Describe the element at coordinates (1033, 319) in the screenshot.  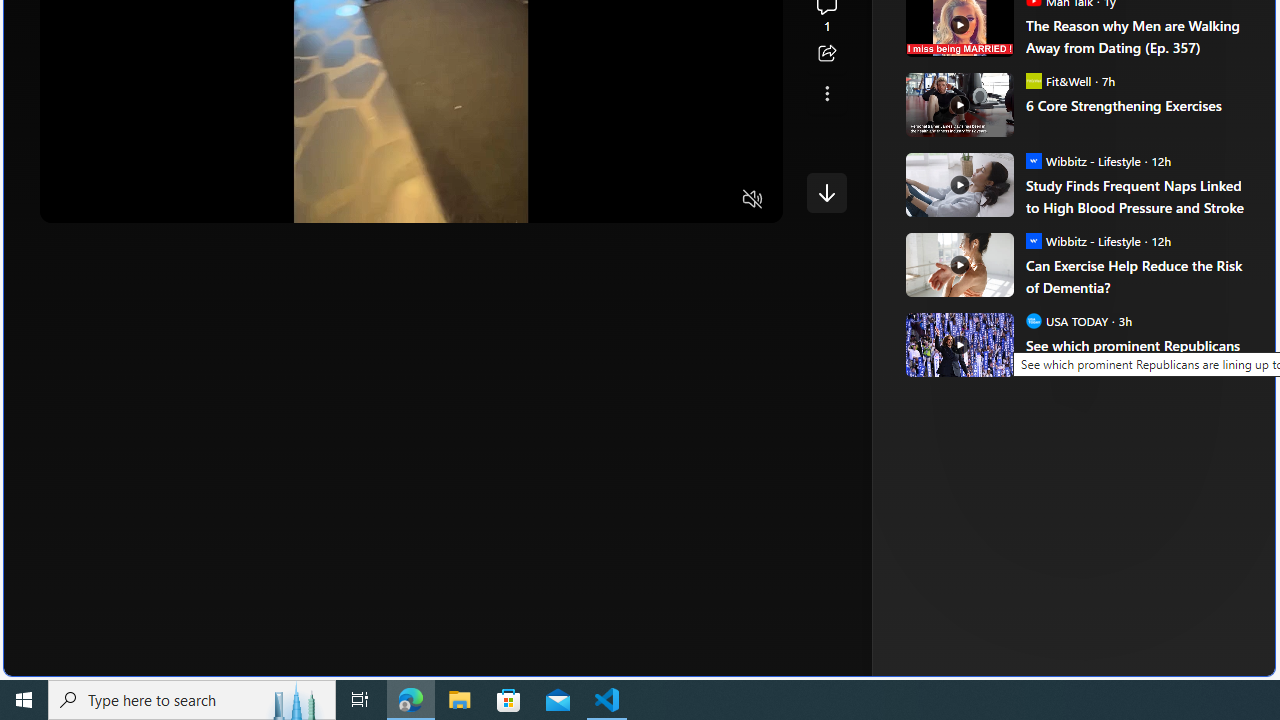
I see `'USA TODAY'` at that location.